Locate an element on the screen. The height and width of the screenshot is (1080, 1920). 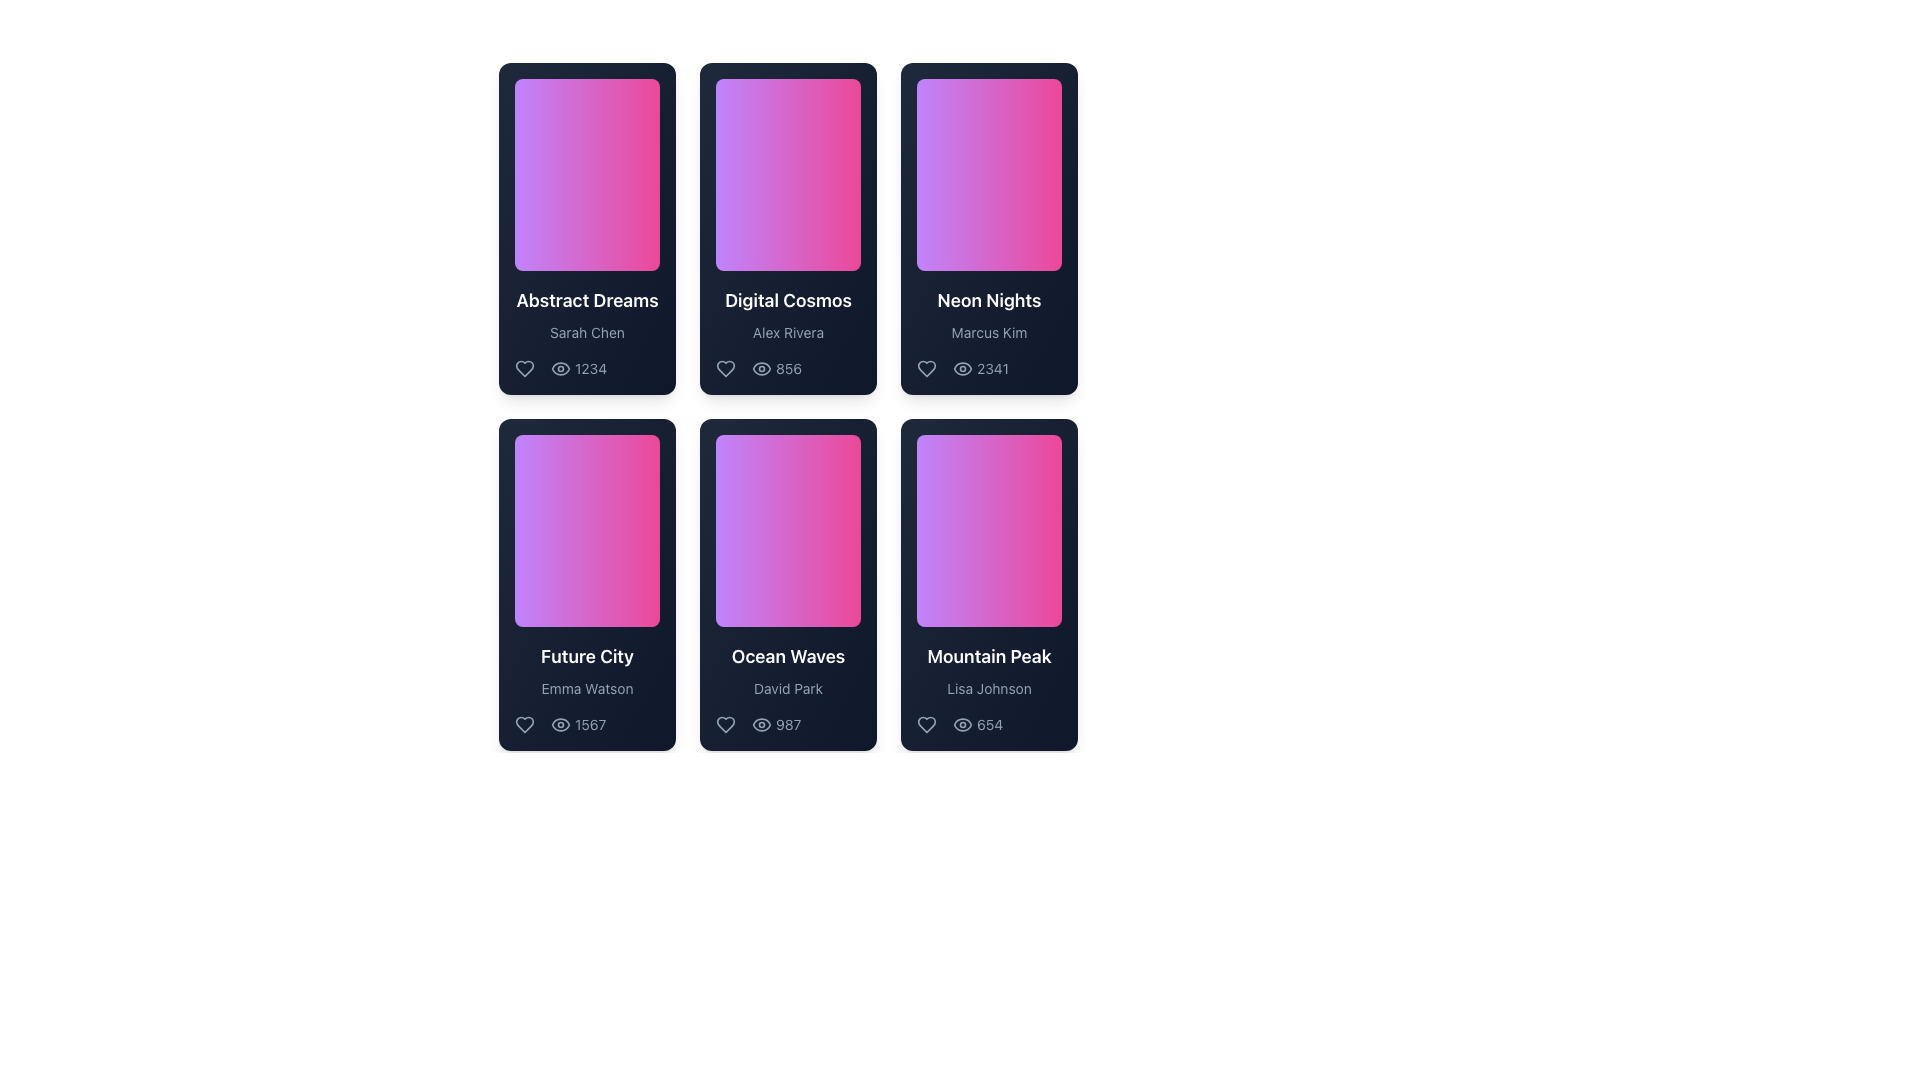
the Heart-shaped icon located at the bottom-left corner of the 'Ocean Waves' card by 'David Park' is located at coordinates (724, 725).